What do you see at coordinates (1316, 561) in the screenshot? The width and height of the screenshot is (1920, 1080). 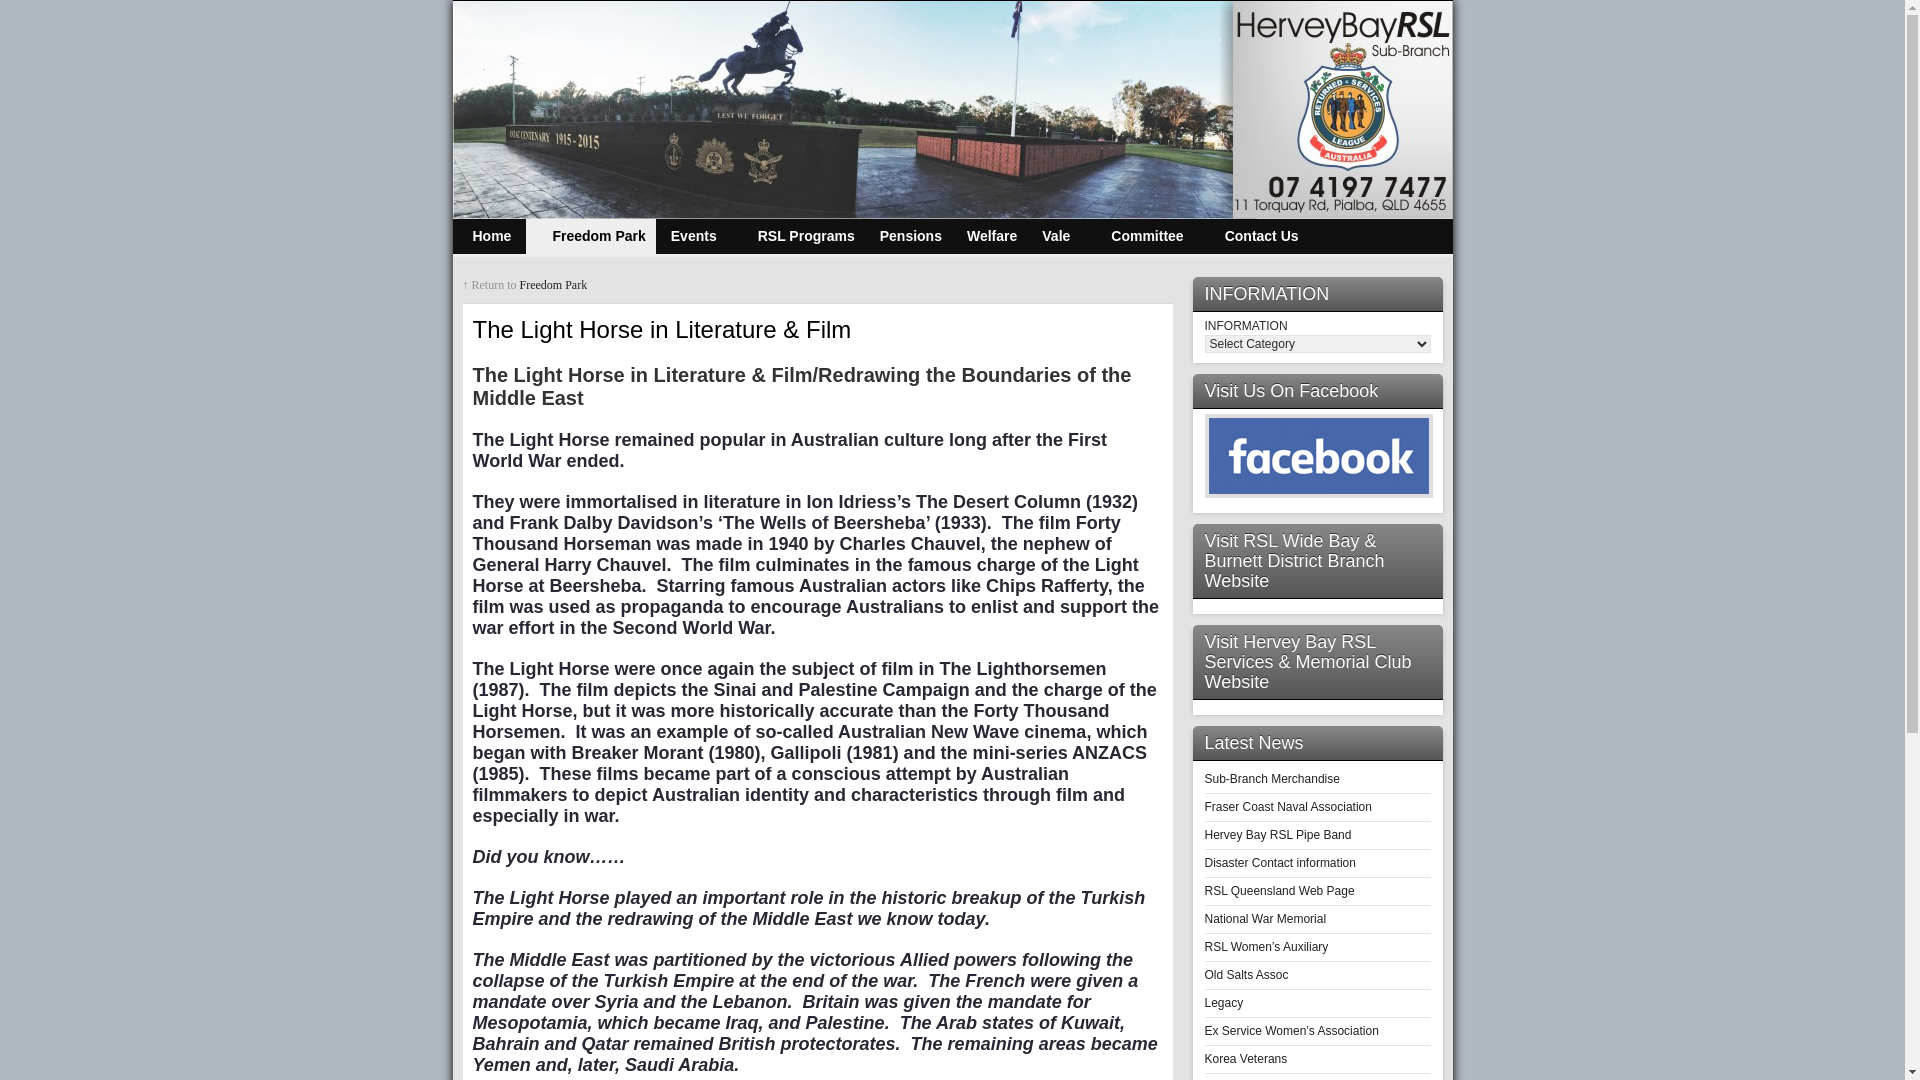 I see `'Visit RSL Wide Bay & Burnett District Branch Website'` at bounding box center [1316, 561].